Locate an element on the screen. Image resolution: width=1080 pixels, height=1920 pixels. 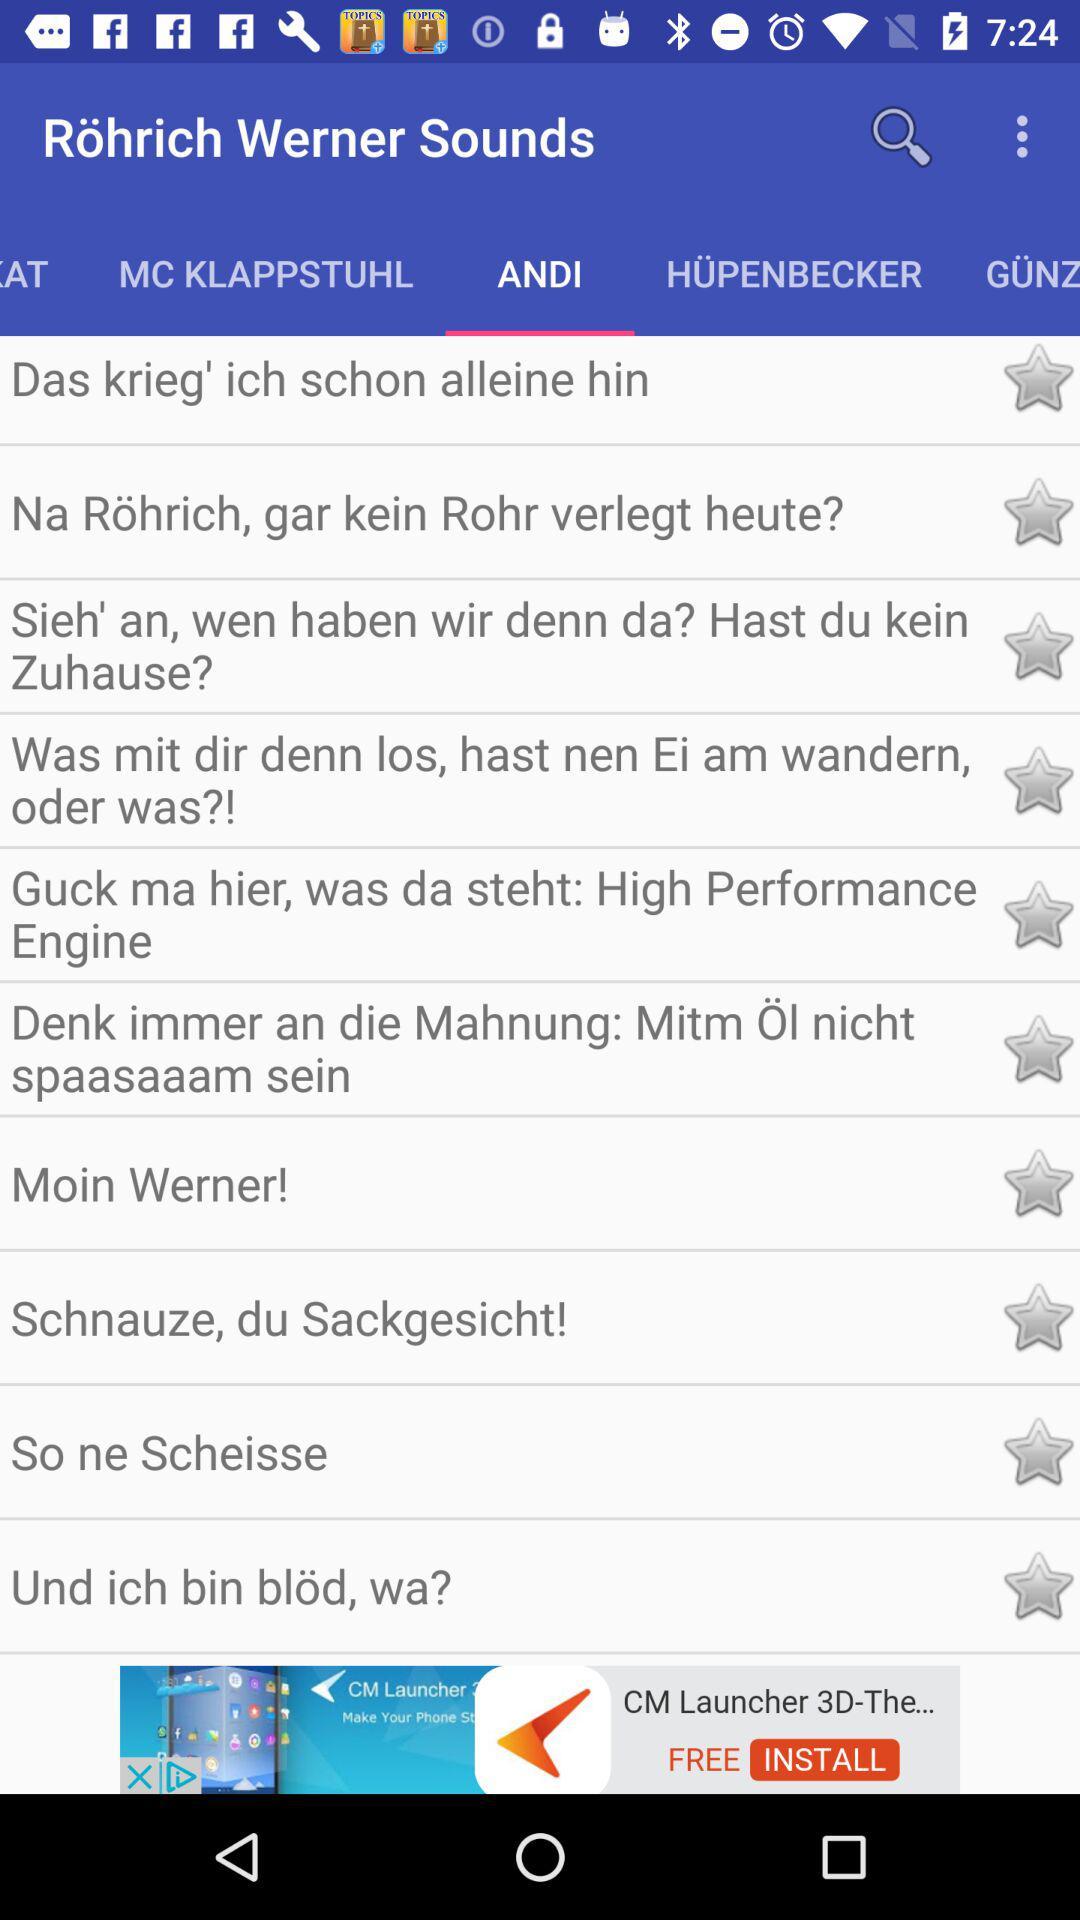
to favorites is located at coordinates (1036, 779).